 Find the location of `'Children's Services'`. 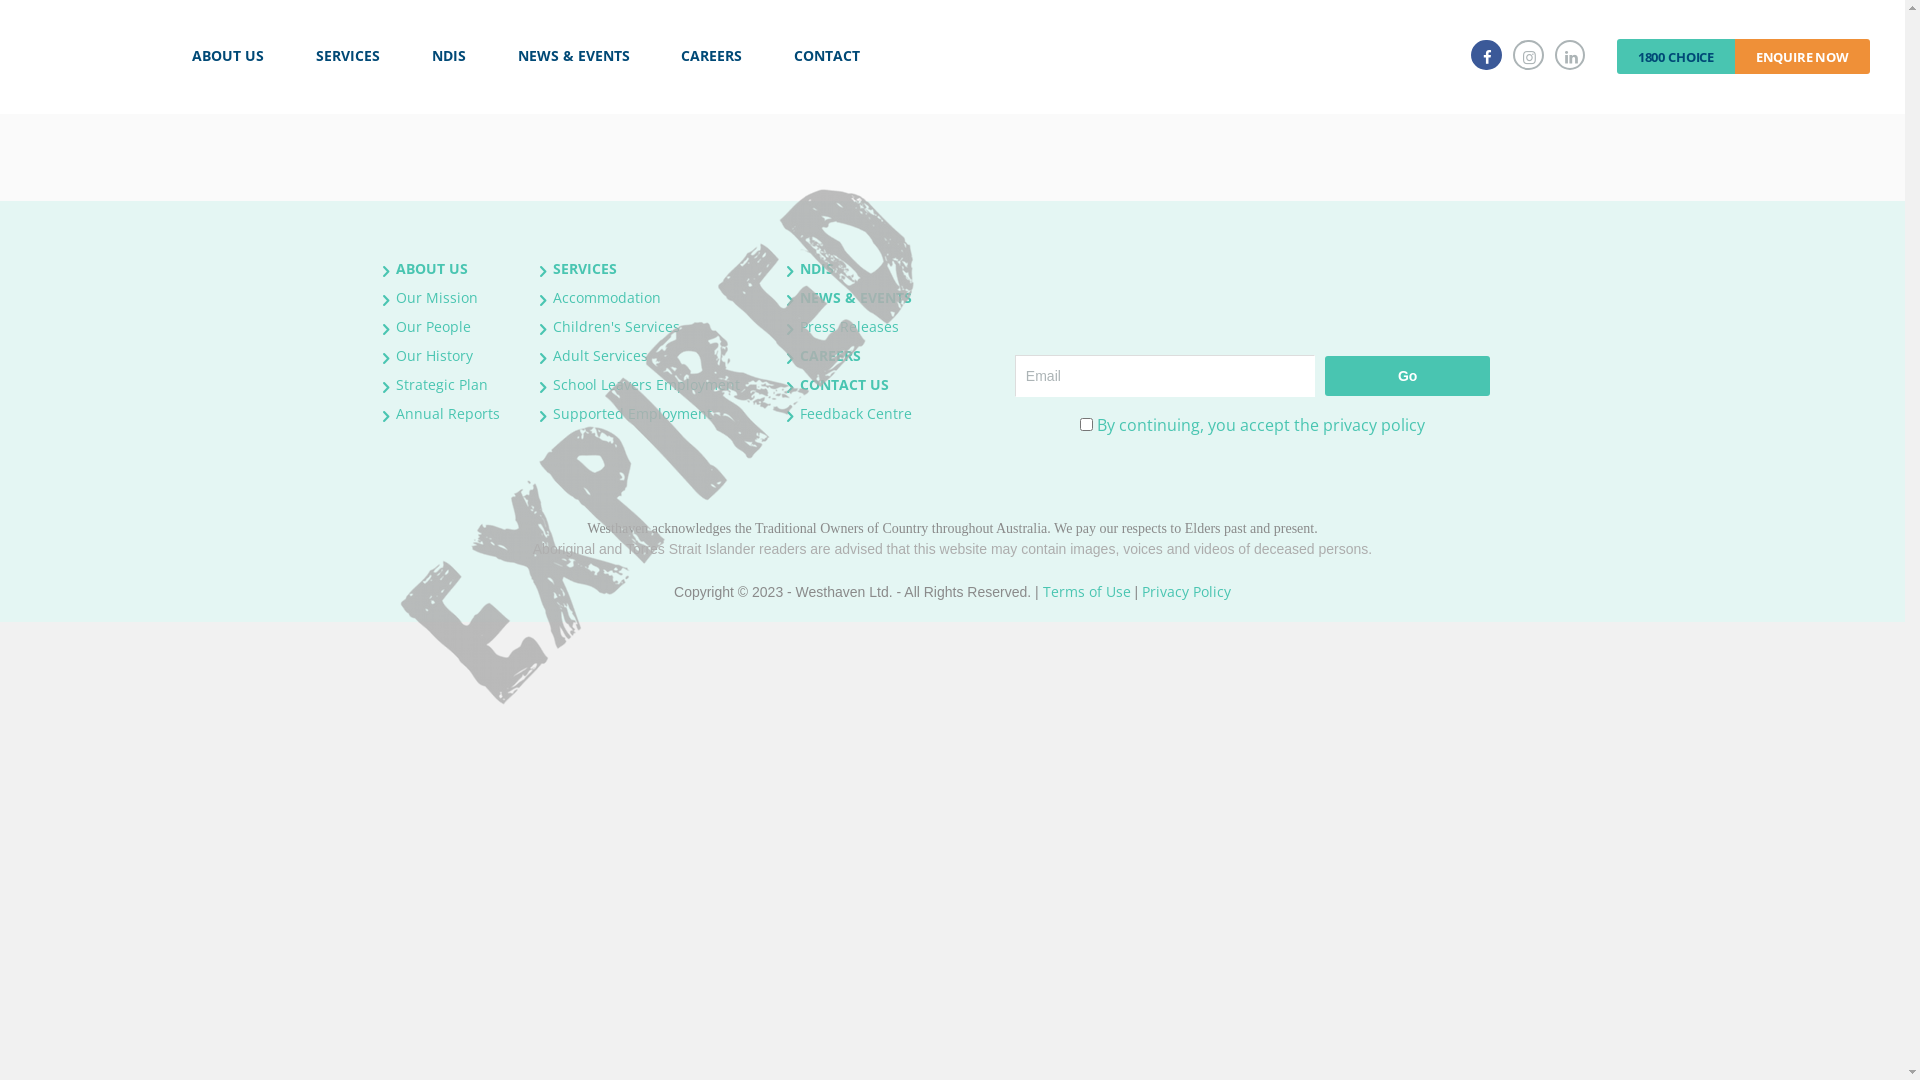

'Children's Services' is located at coordinates (615, 325).